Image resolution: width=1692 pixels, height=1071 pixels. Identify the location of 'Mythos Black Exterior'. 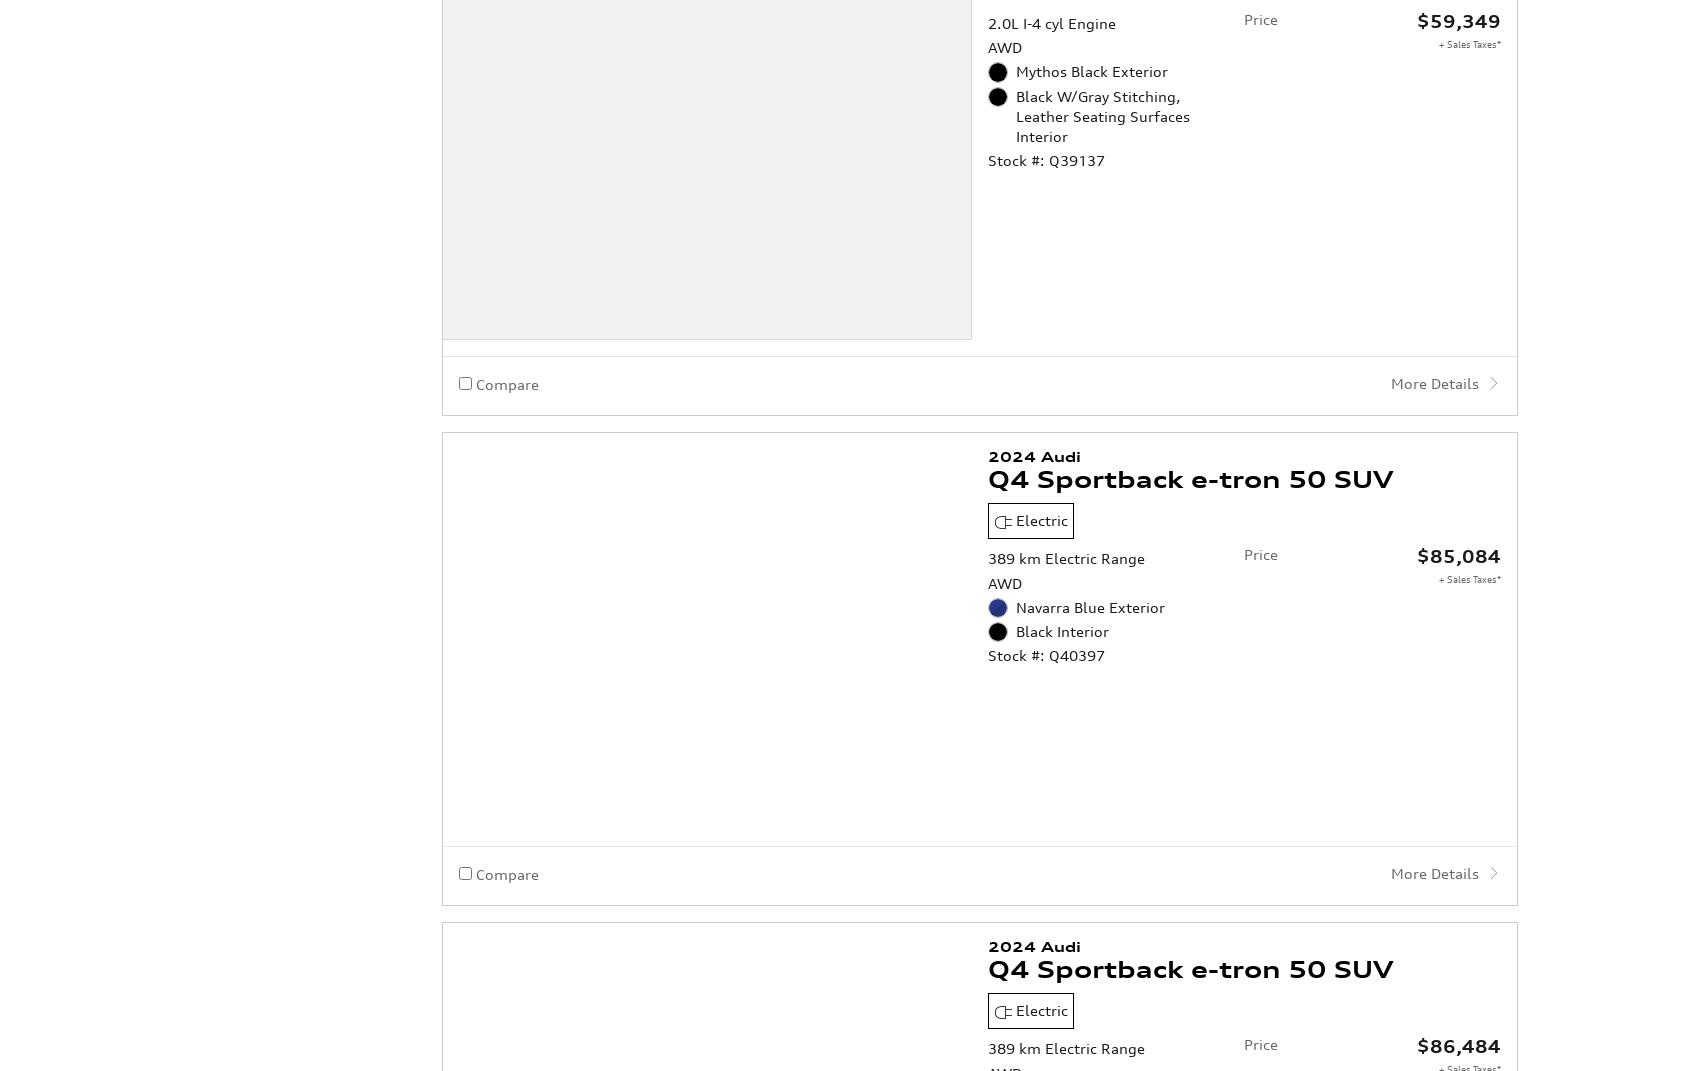
(1092, 1016).